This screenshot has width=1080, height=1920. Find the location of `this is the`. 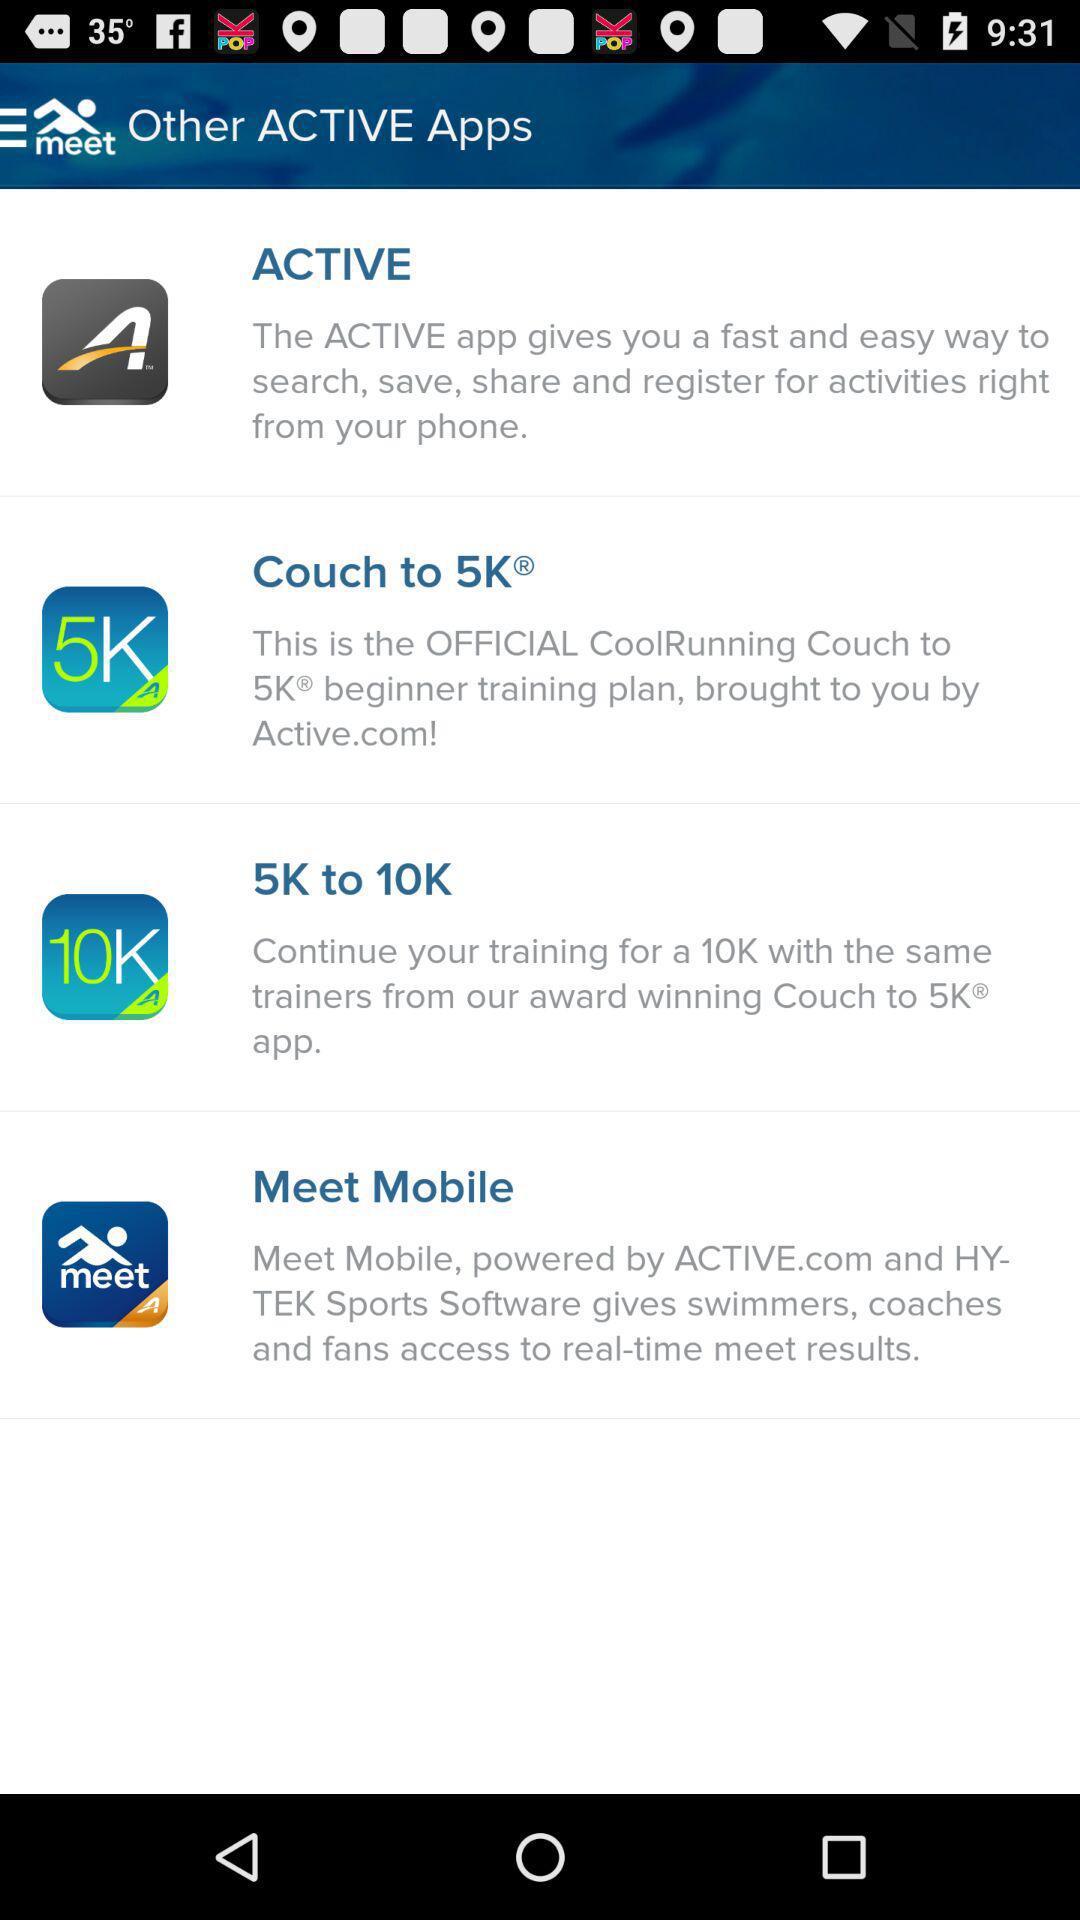

this is the is located at coordinates (655, 688).